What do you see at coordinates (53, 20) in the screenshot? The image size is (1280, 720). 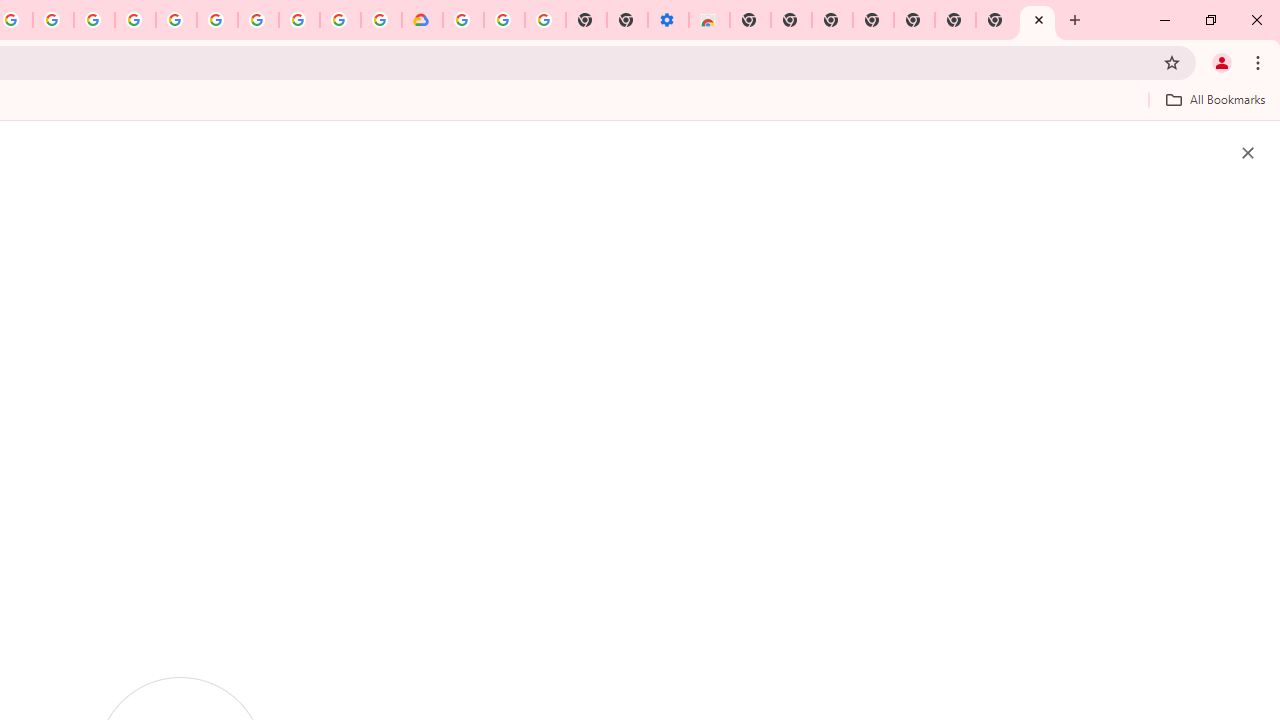 I see `'Create your Google Account'` at bounding box center [53, 20].